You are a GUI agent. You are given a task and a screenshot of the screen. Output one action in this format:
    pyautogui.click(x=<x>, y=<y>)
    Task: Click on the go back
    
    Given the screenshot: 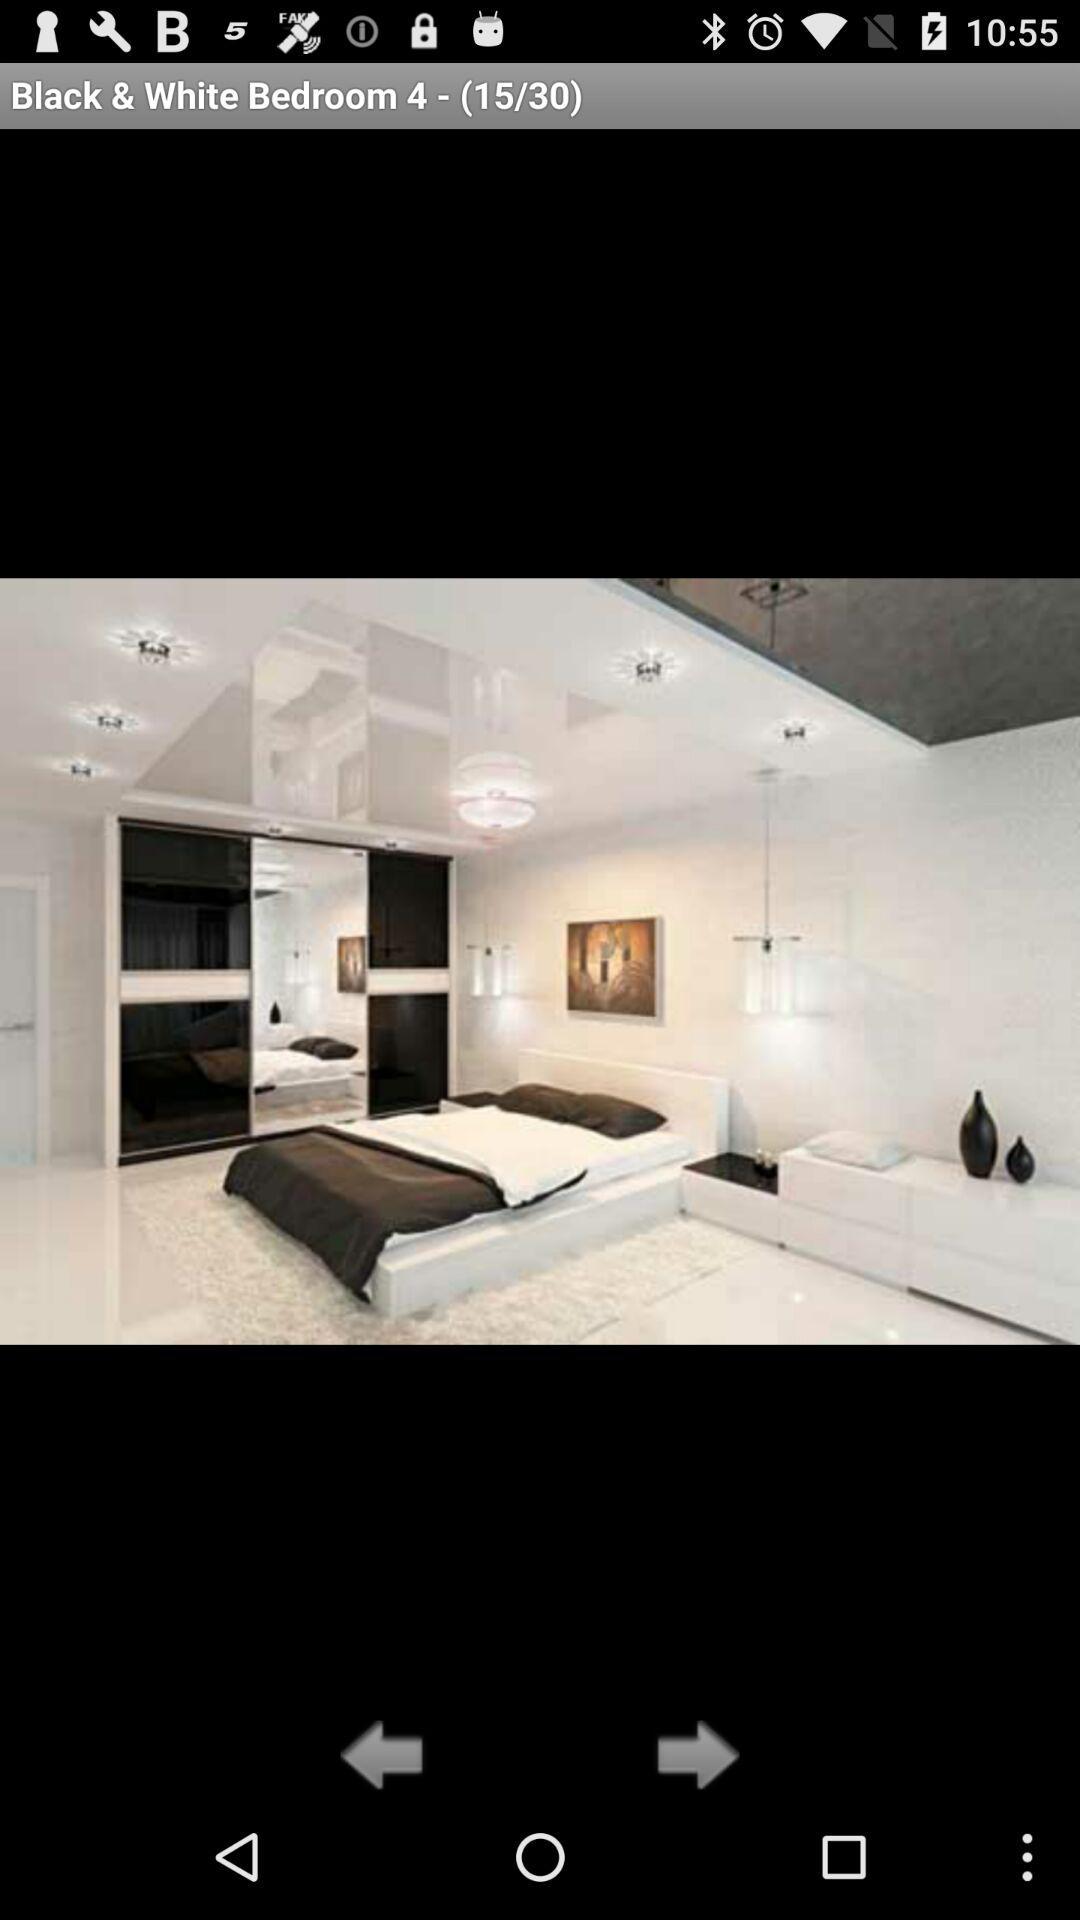 What is the action you would take?
    pyautogui.click(x=387, y=1756)
    